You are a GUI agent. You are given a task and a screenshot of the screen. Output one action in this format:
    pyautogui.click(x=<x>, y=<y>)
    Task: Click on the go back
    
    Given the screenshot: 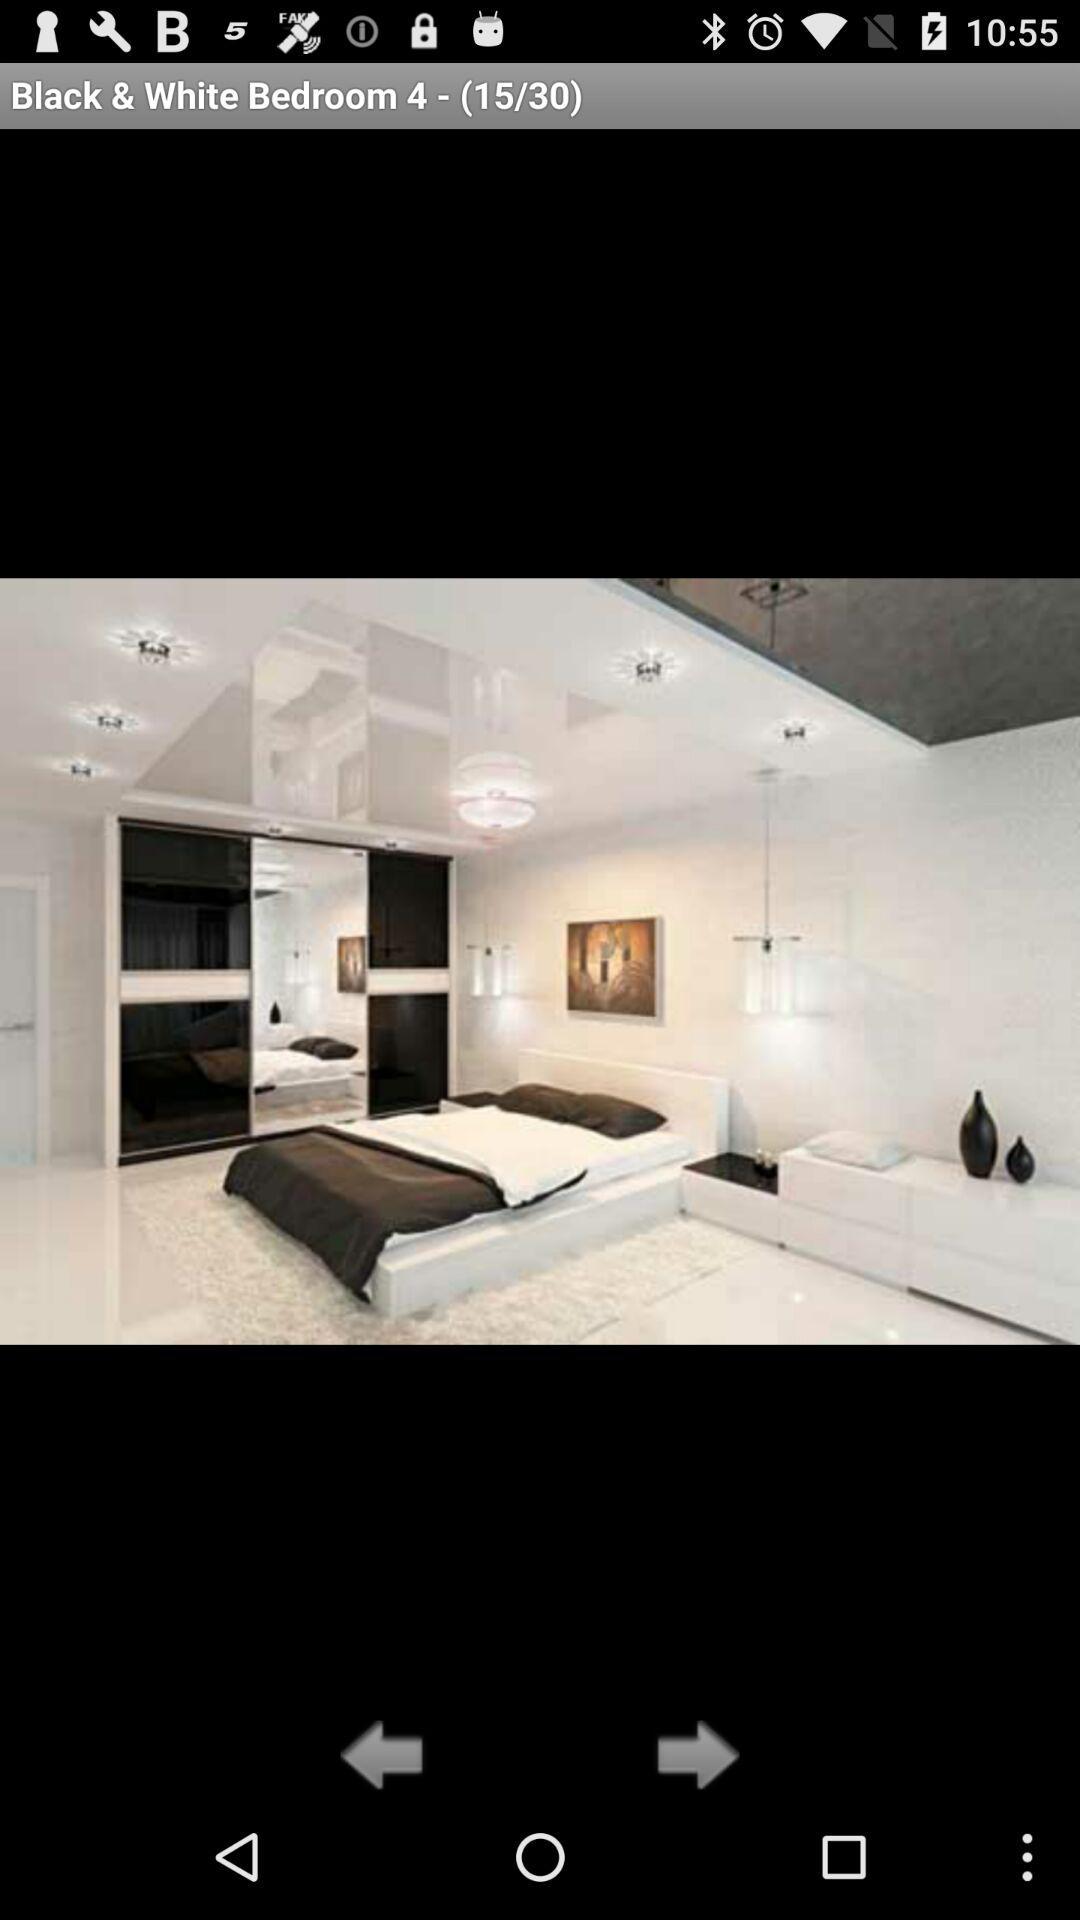 What is the action you would take?
    pyautogui.click(x=387, y=1756)
    